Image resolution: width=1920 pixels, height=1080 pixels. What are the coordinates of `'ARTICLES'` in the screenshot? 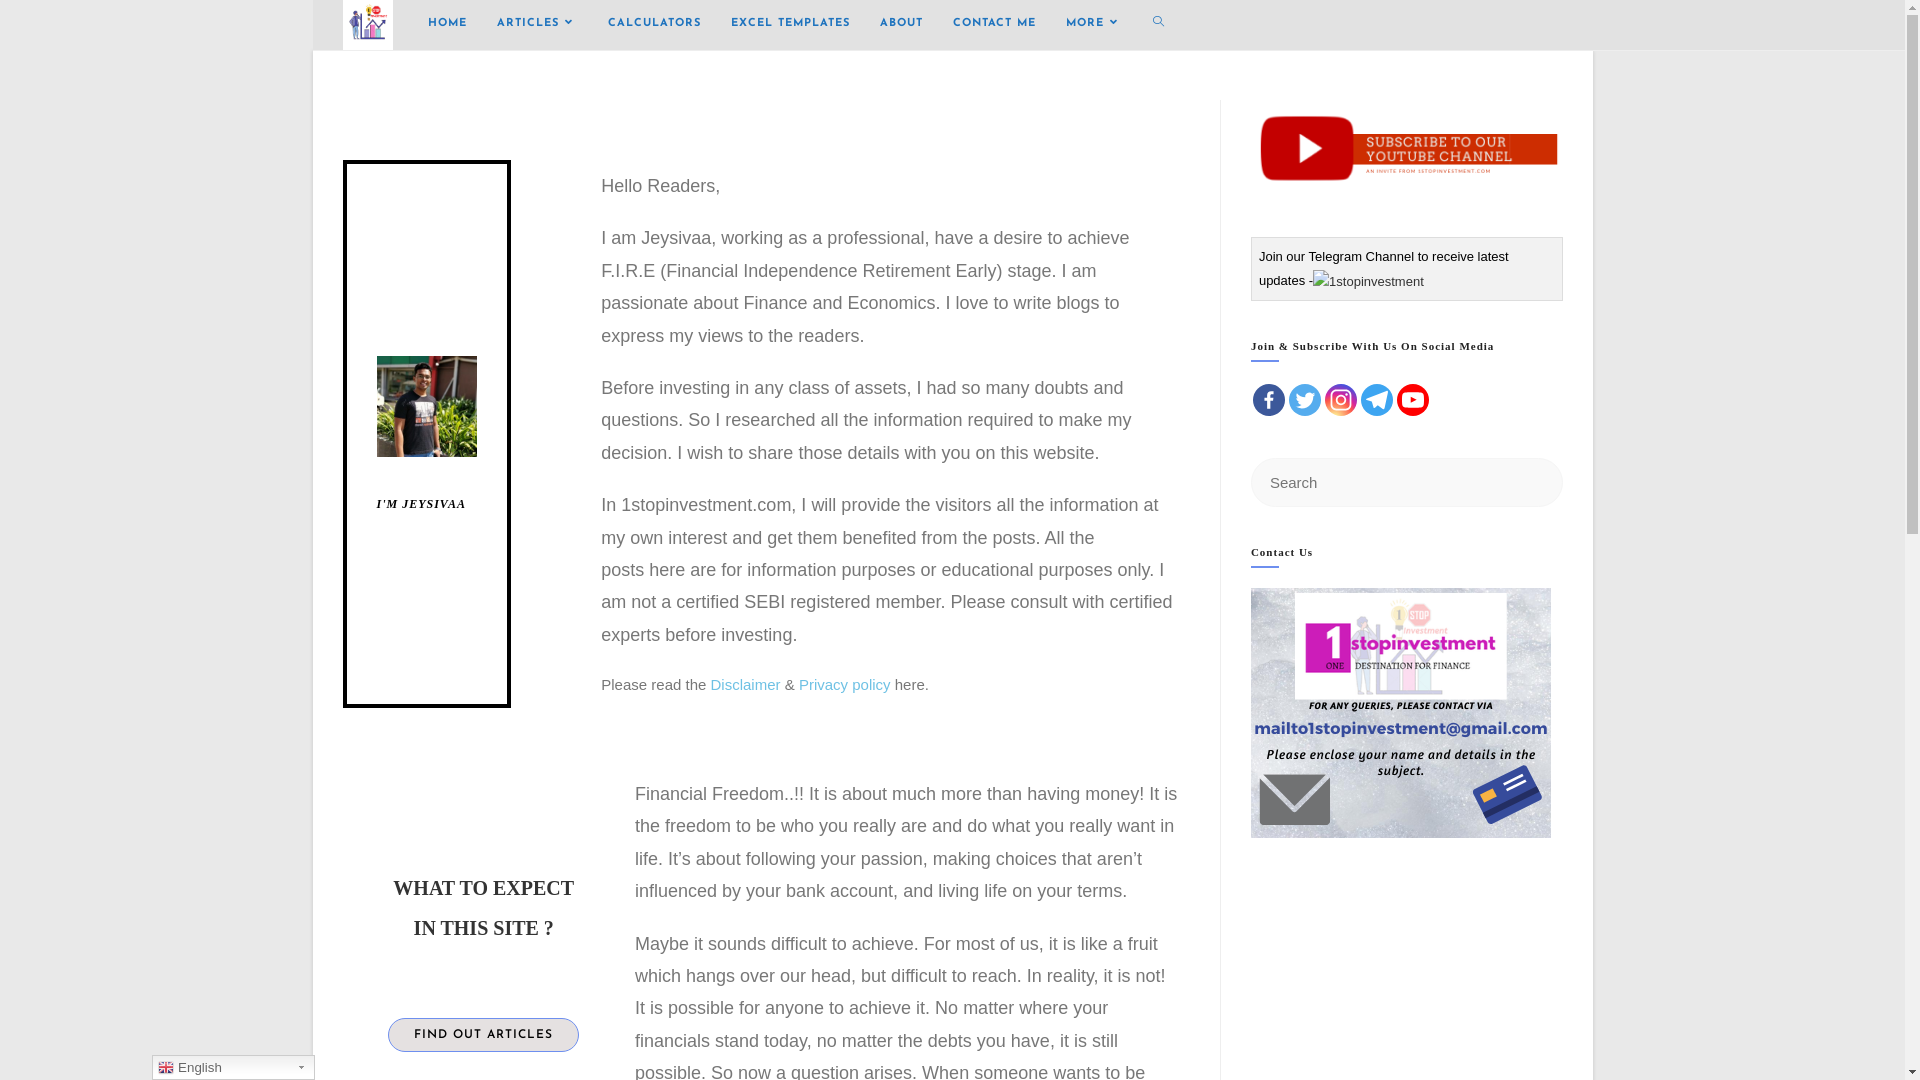 It's located at (537, 23).